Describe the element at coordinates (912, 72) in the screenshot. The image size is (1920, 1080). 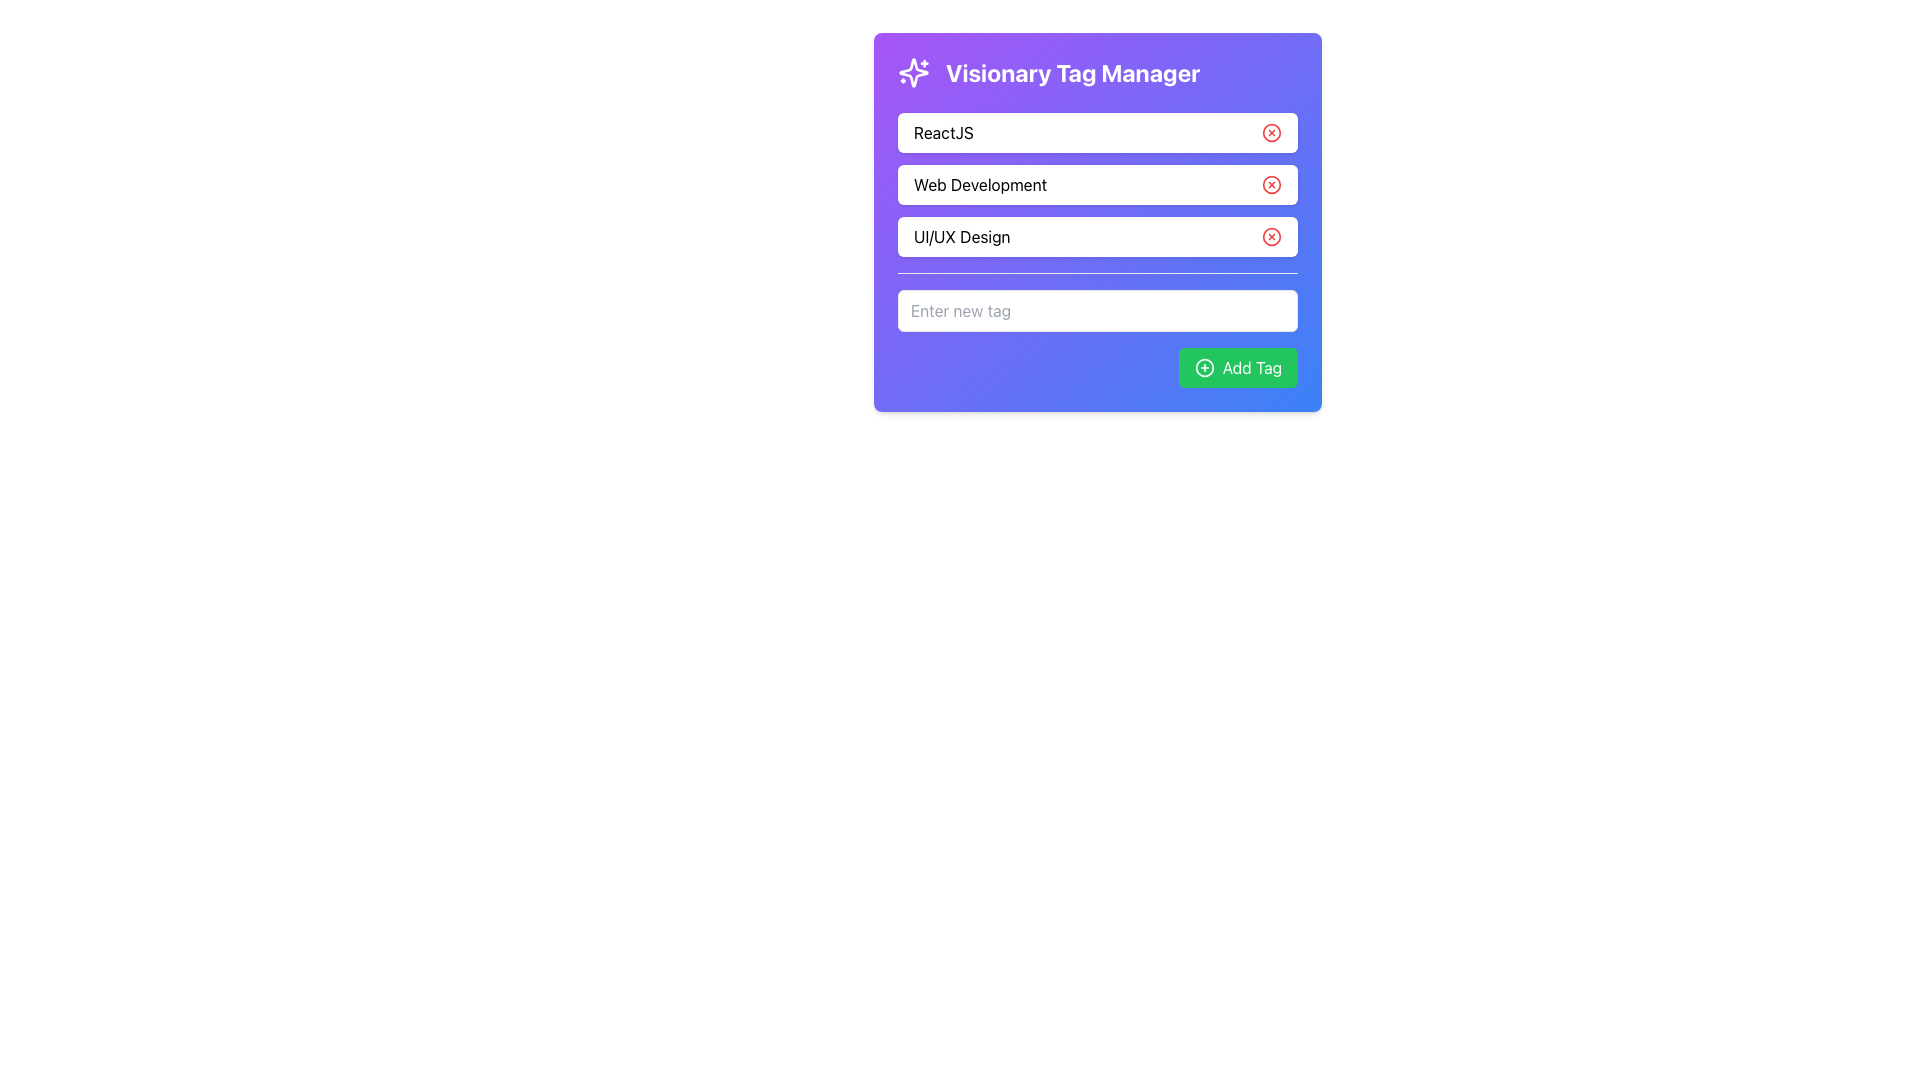
I see `the decorative icon representing the card's title, located at the leftmost position in the header adjacent to the 'Visionary Tag Manager' text block` at that location.